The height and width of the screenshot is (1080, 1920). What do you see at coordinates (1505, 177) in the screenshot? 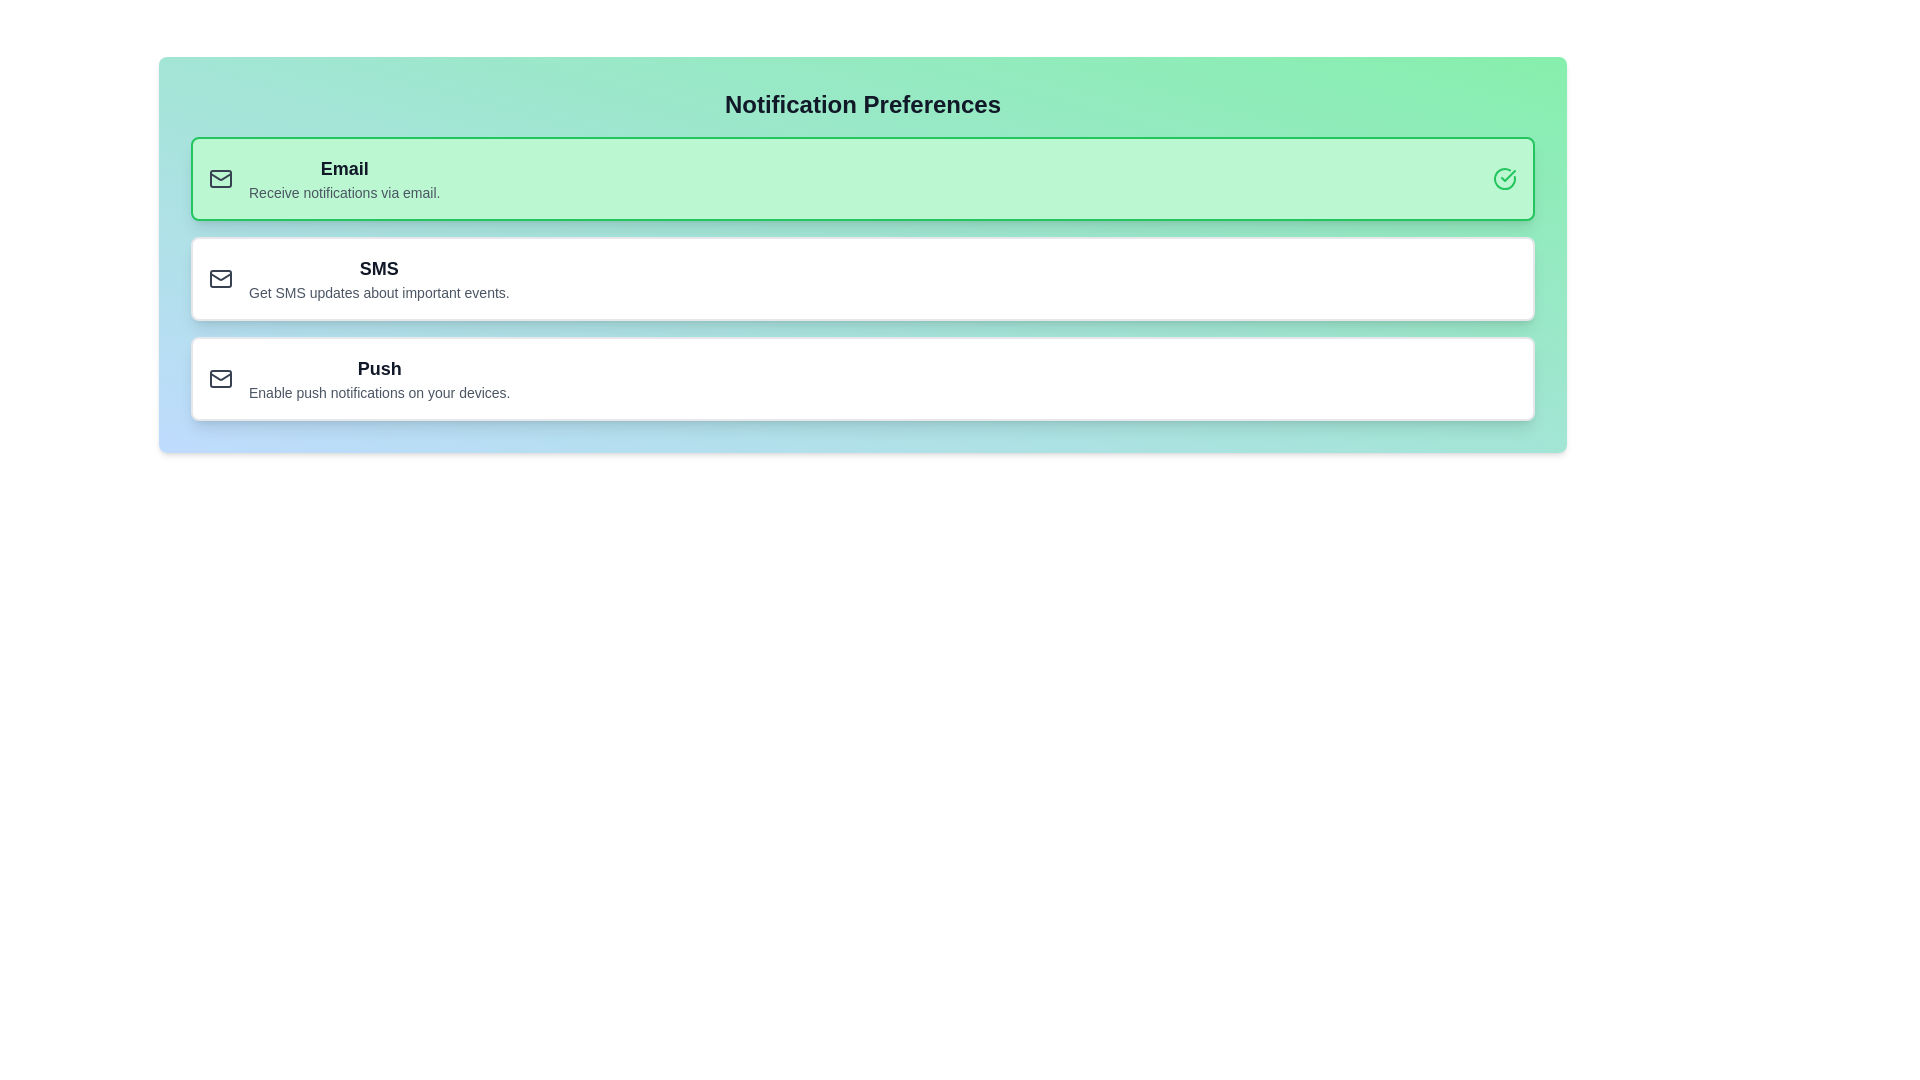
I see `the Status icon located on the far right within the green-highlighted 'Email' option box, which indicates that the associated notification preference is selected or enabled` at bounding box center [1505, 177].